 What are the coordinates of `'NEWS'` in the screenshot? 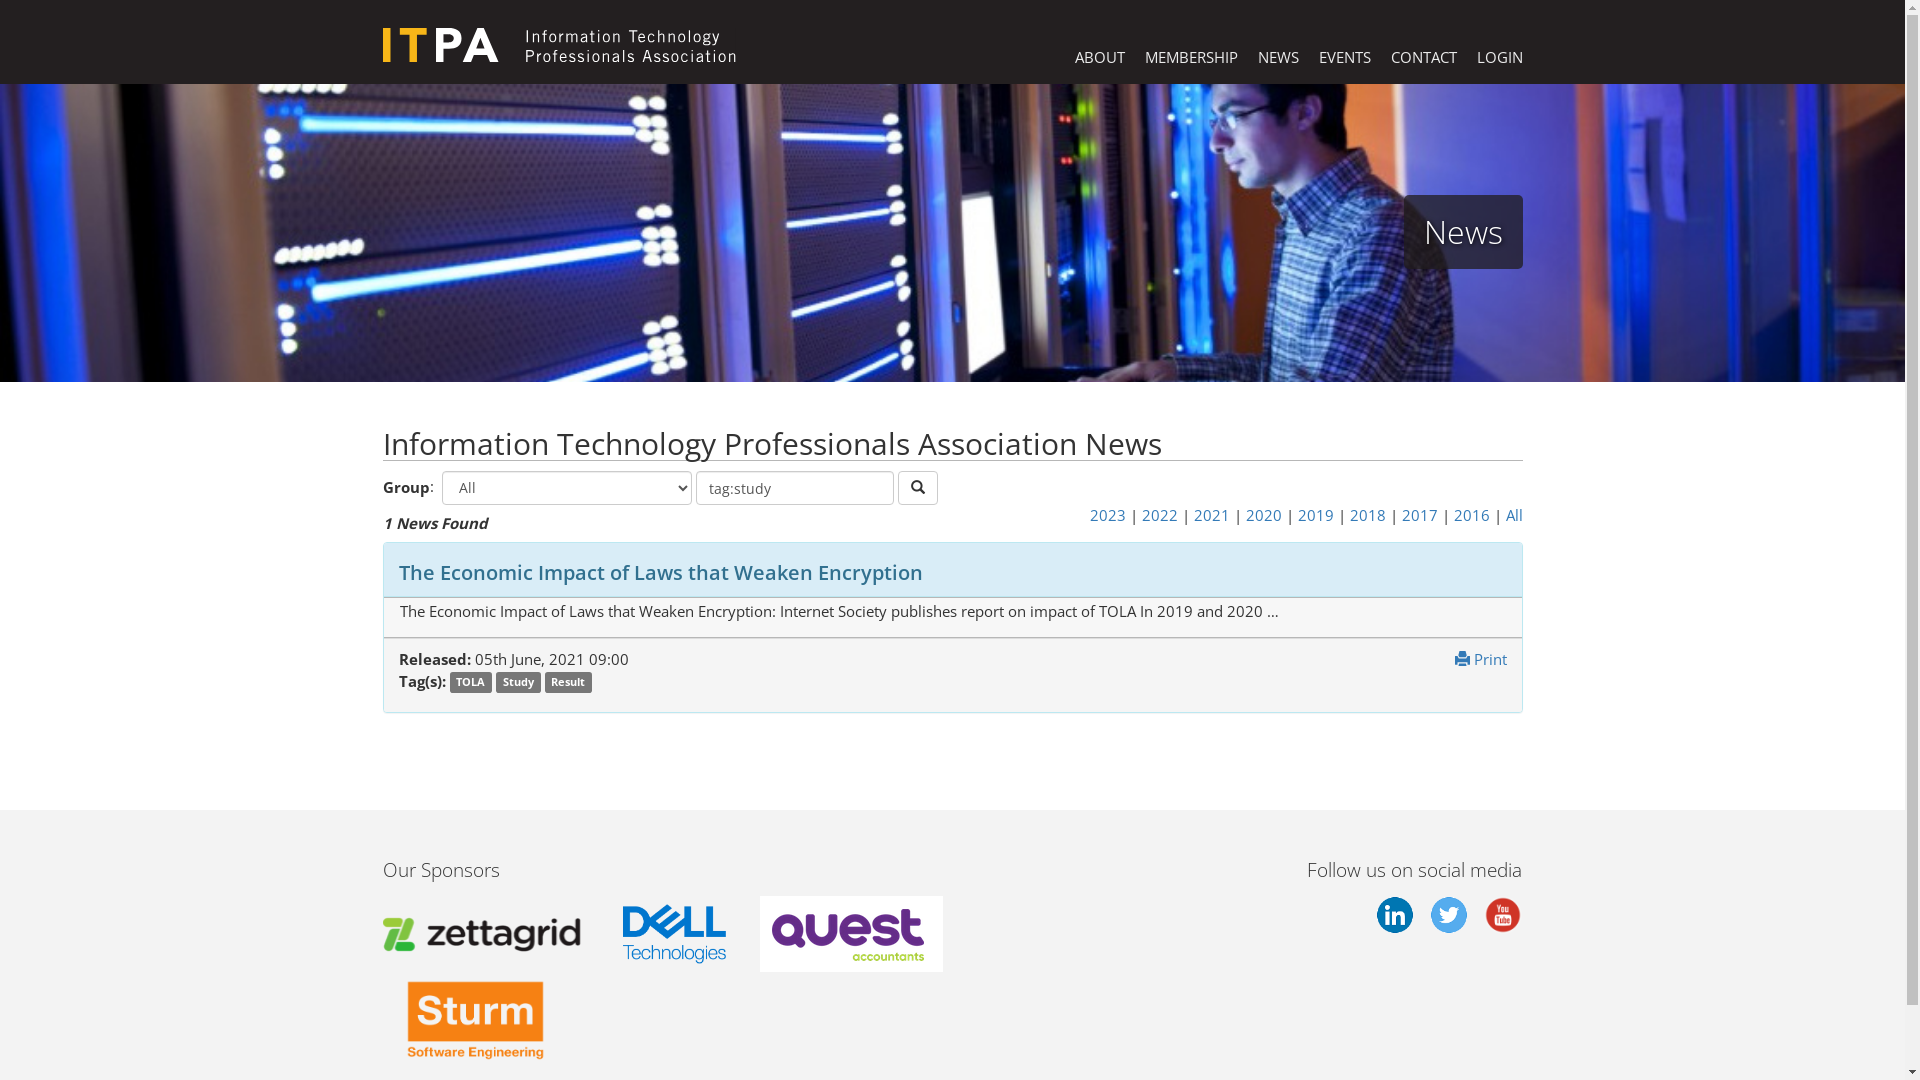 It's located at (1277, 56).